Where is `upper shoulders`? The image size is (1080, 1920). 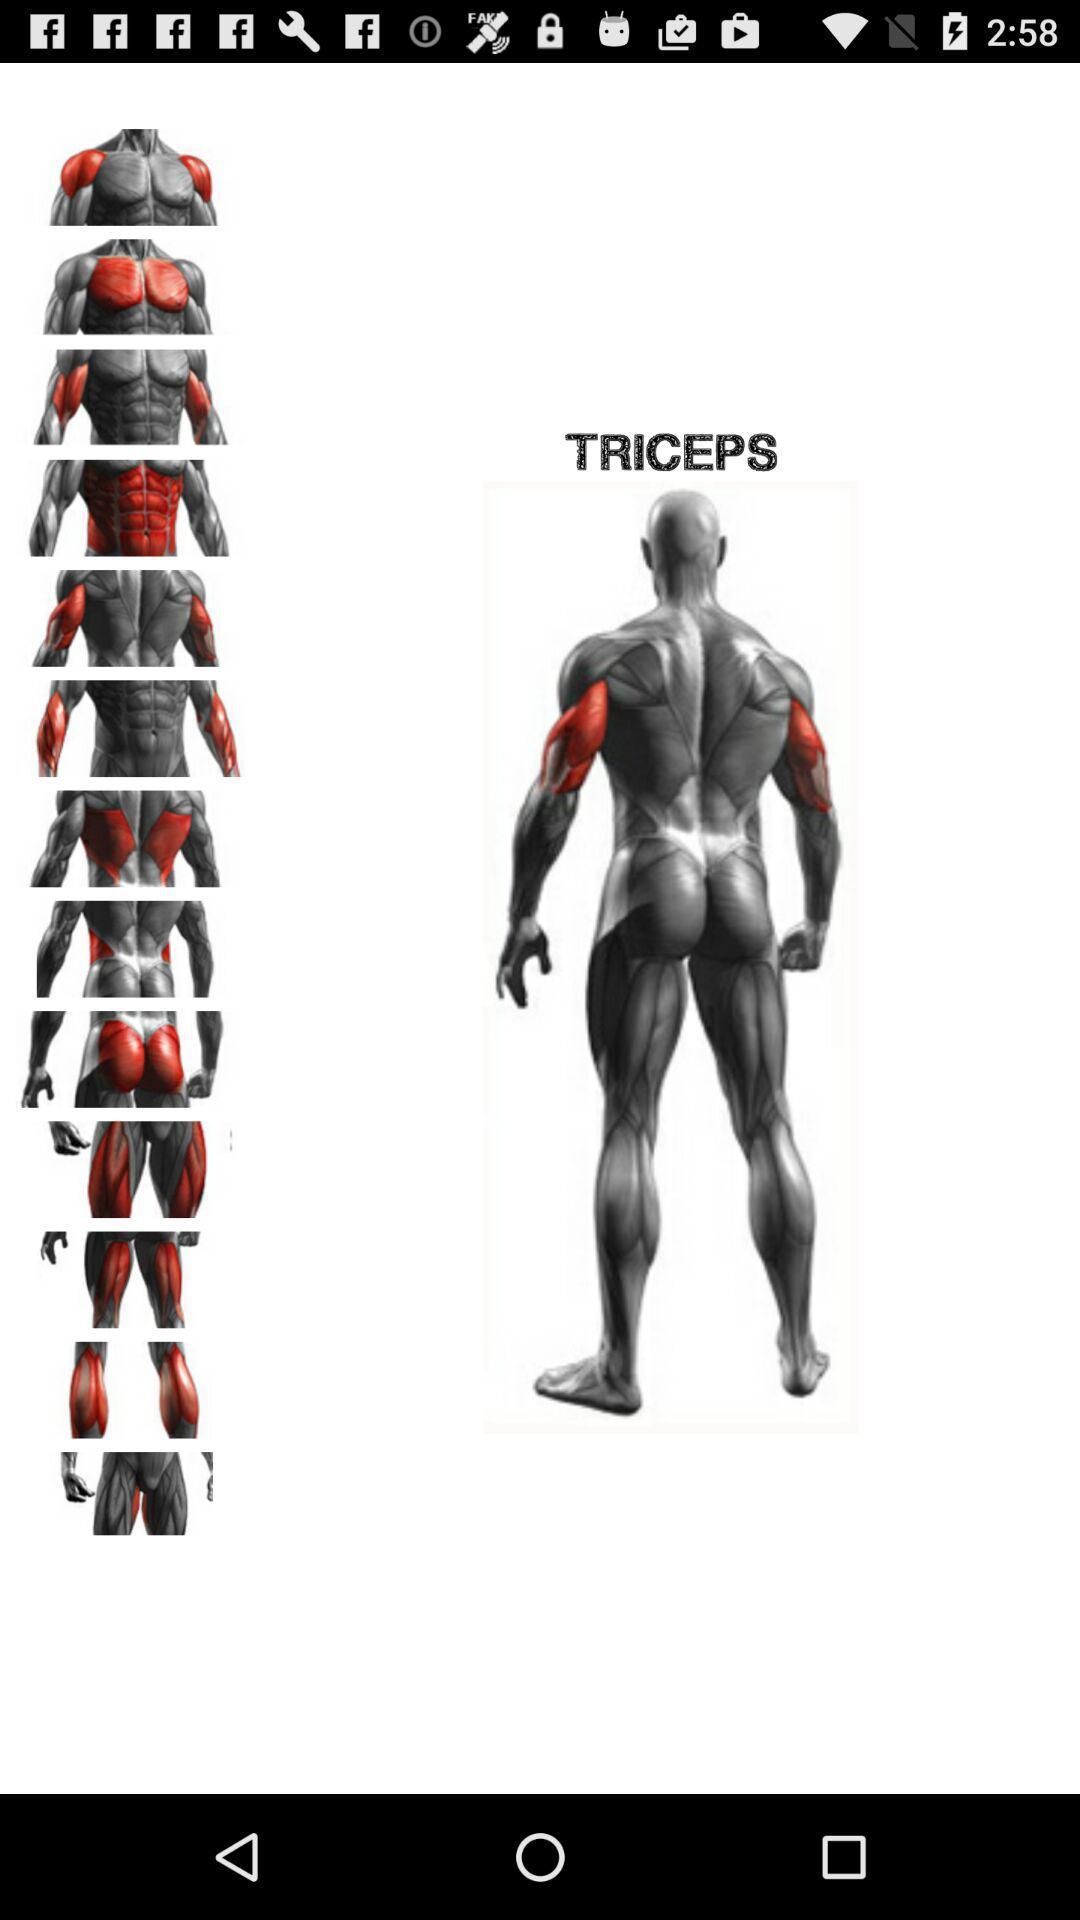 upper shoulders is located at coordinates (131, 170).